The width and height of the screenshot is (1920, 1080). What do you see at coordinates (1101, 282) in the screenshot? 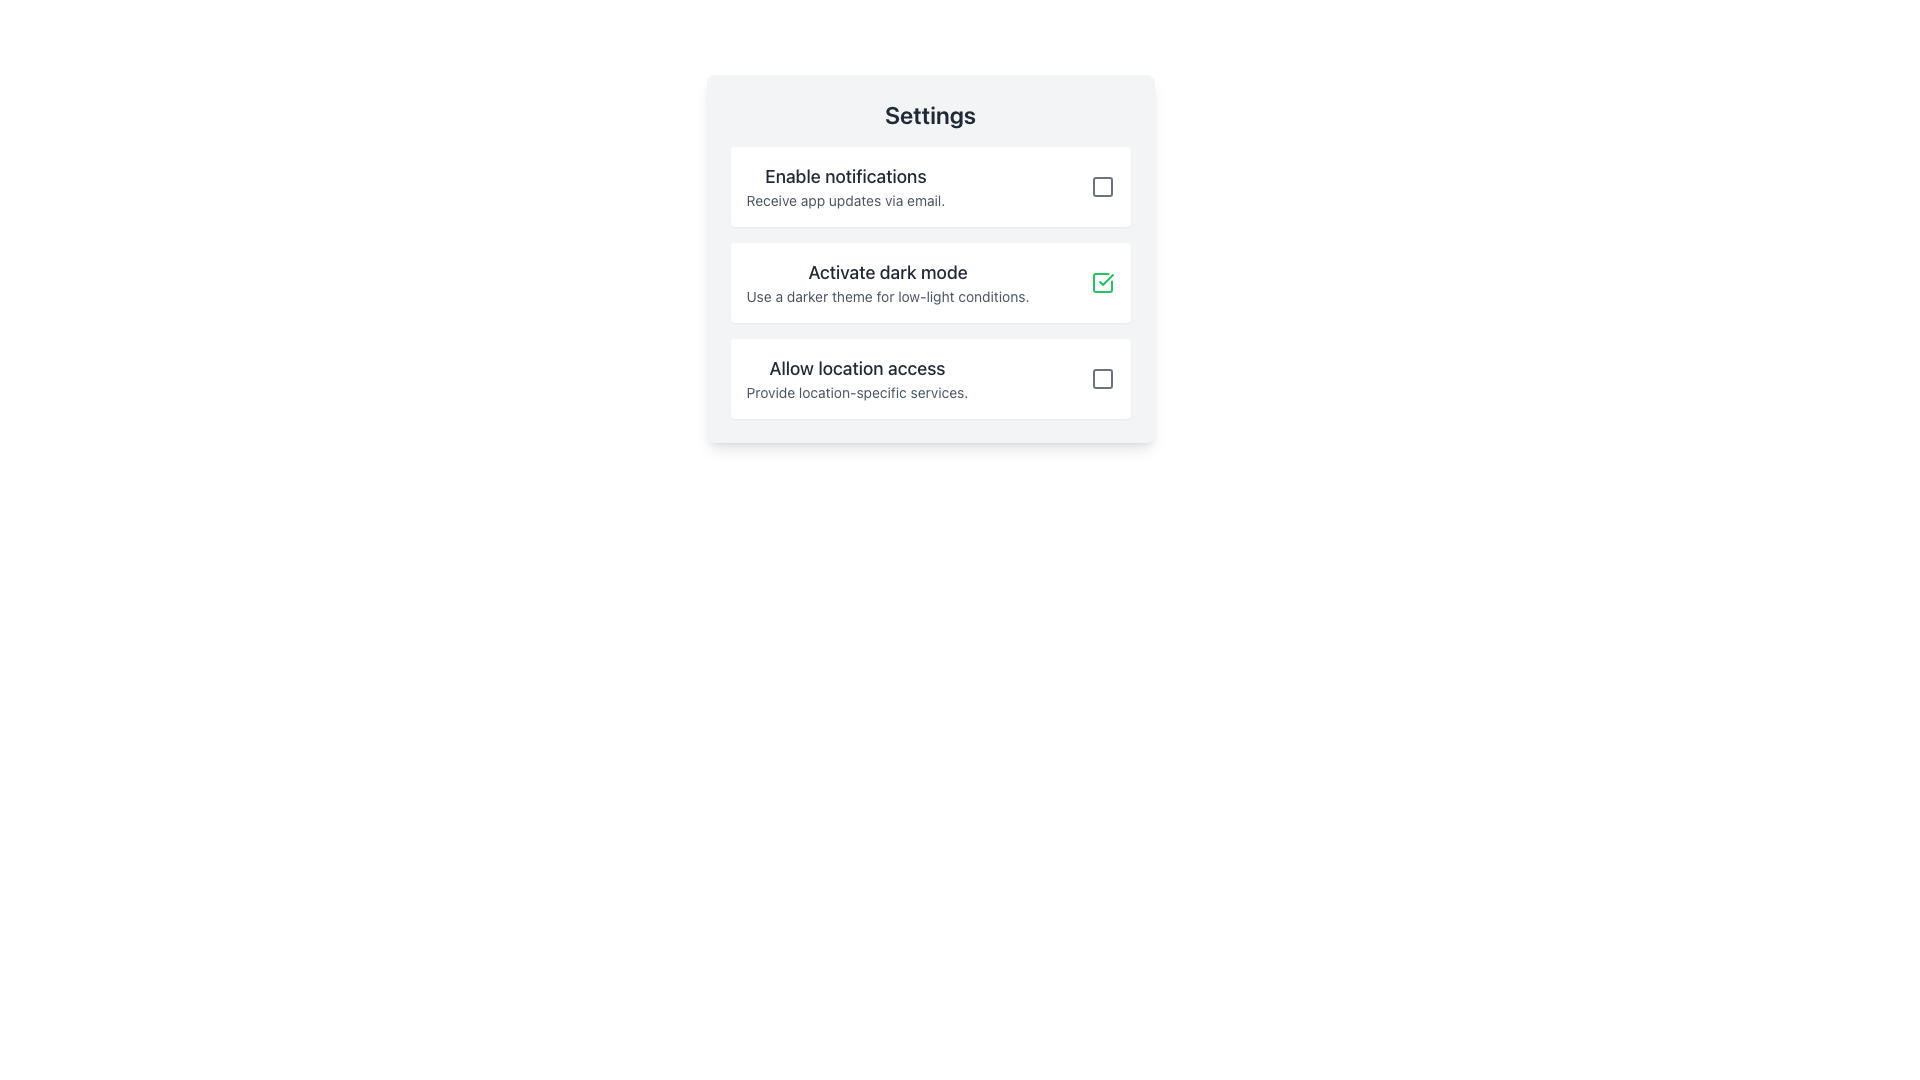
I see `the dark mode activation icon located in the second section of the 'Settings' card interface, which is aligned to the right of the description text 'Activate dark mode: Use a darker theme for low-light conditions.'` at bounding box center [1101, 282].